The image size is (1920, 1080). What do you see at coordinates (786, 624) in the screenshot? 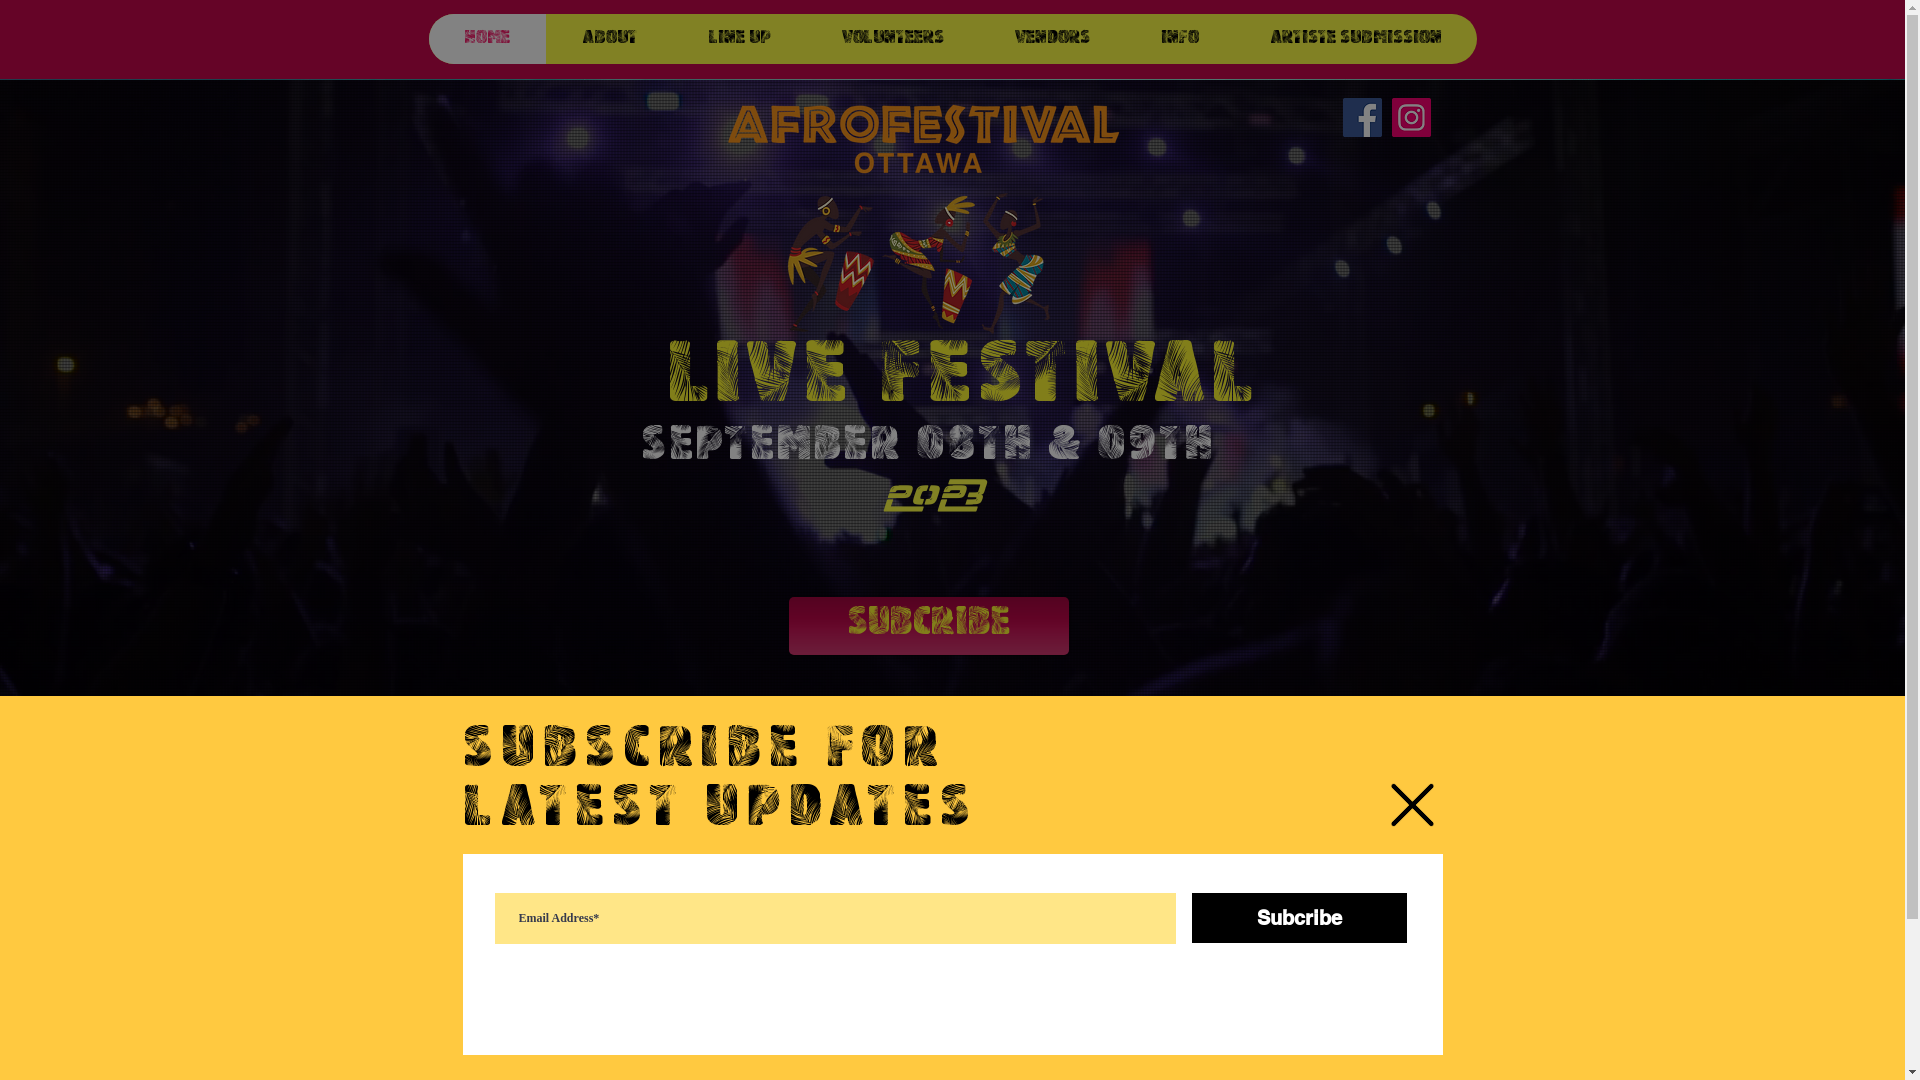
I see `'SUBCRIBE'` at bounding box center [786, 624].